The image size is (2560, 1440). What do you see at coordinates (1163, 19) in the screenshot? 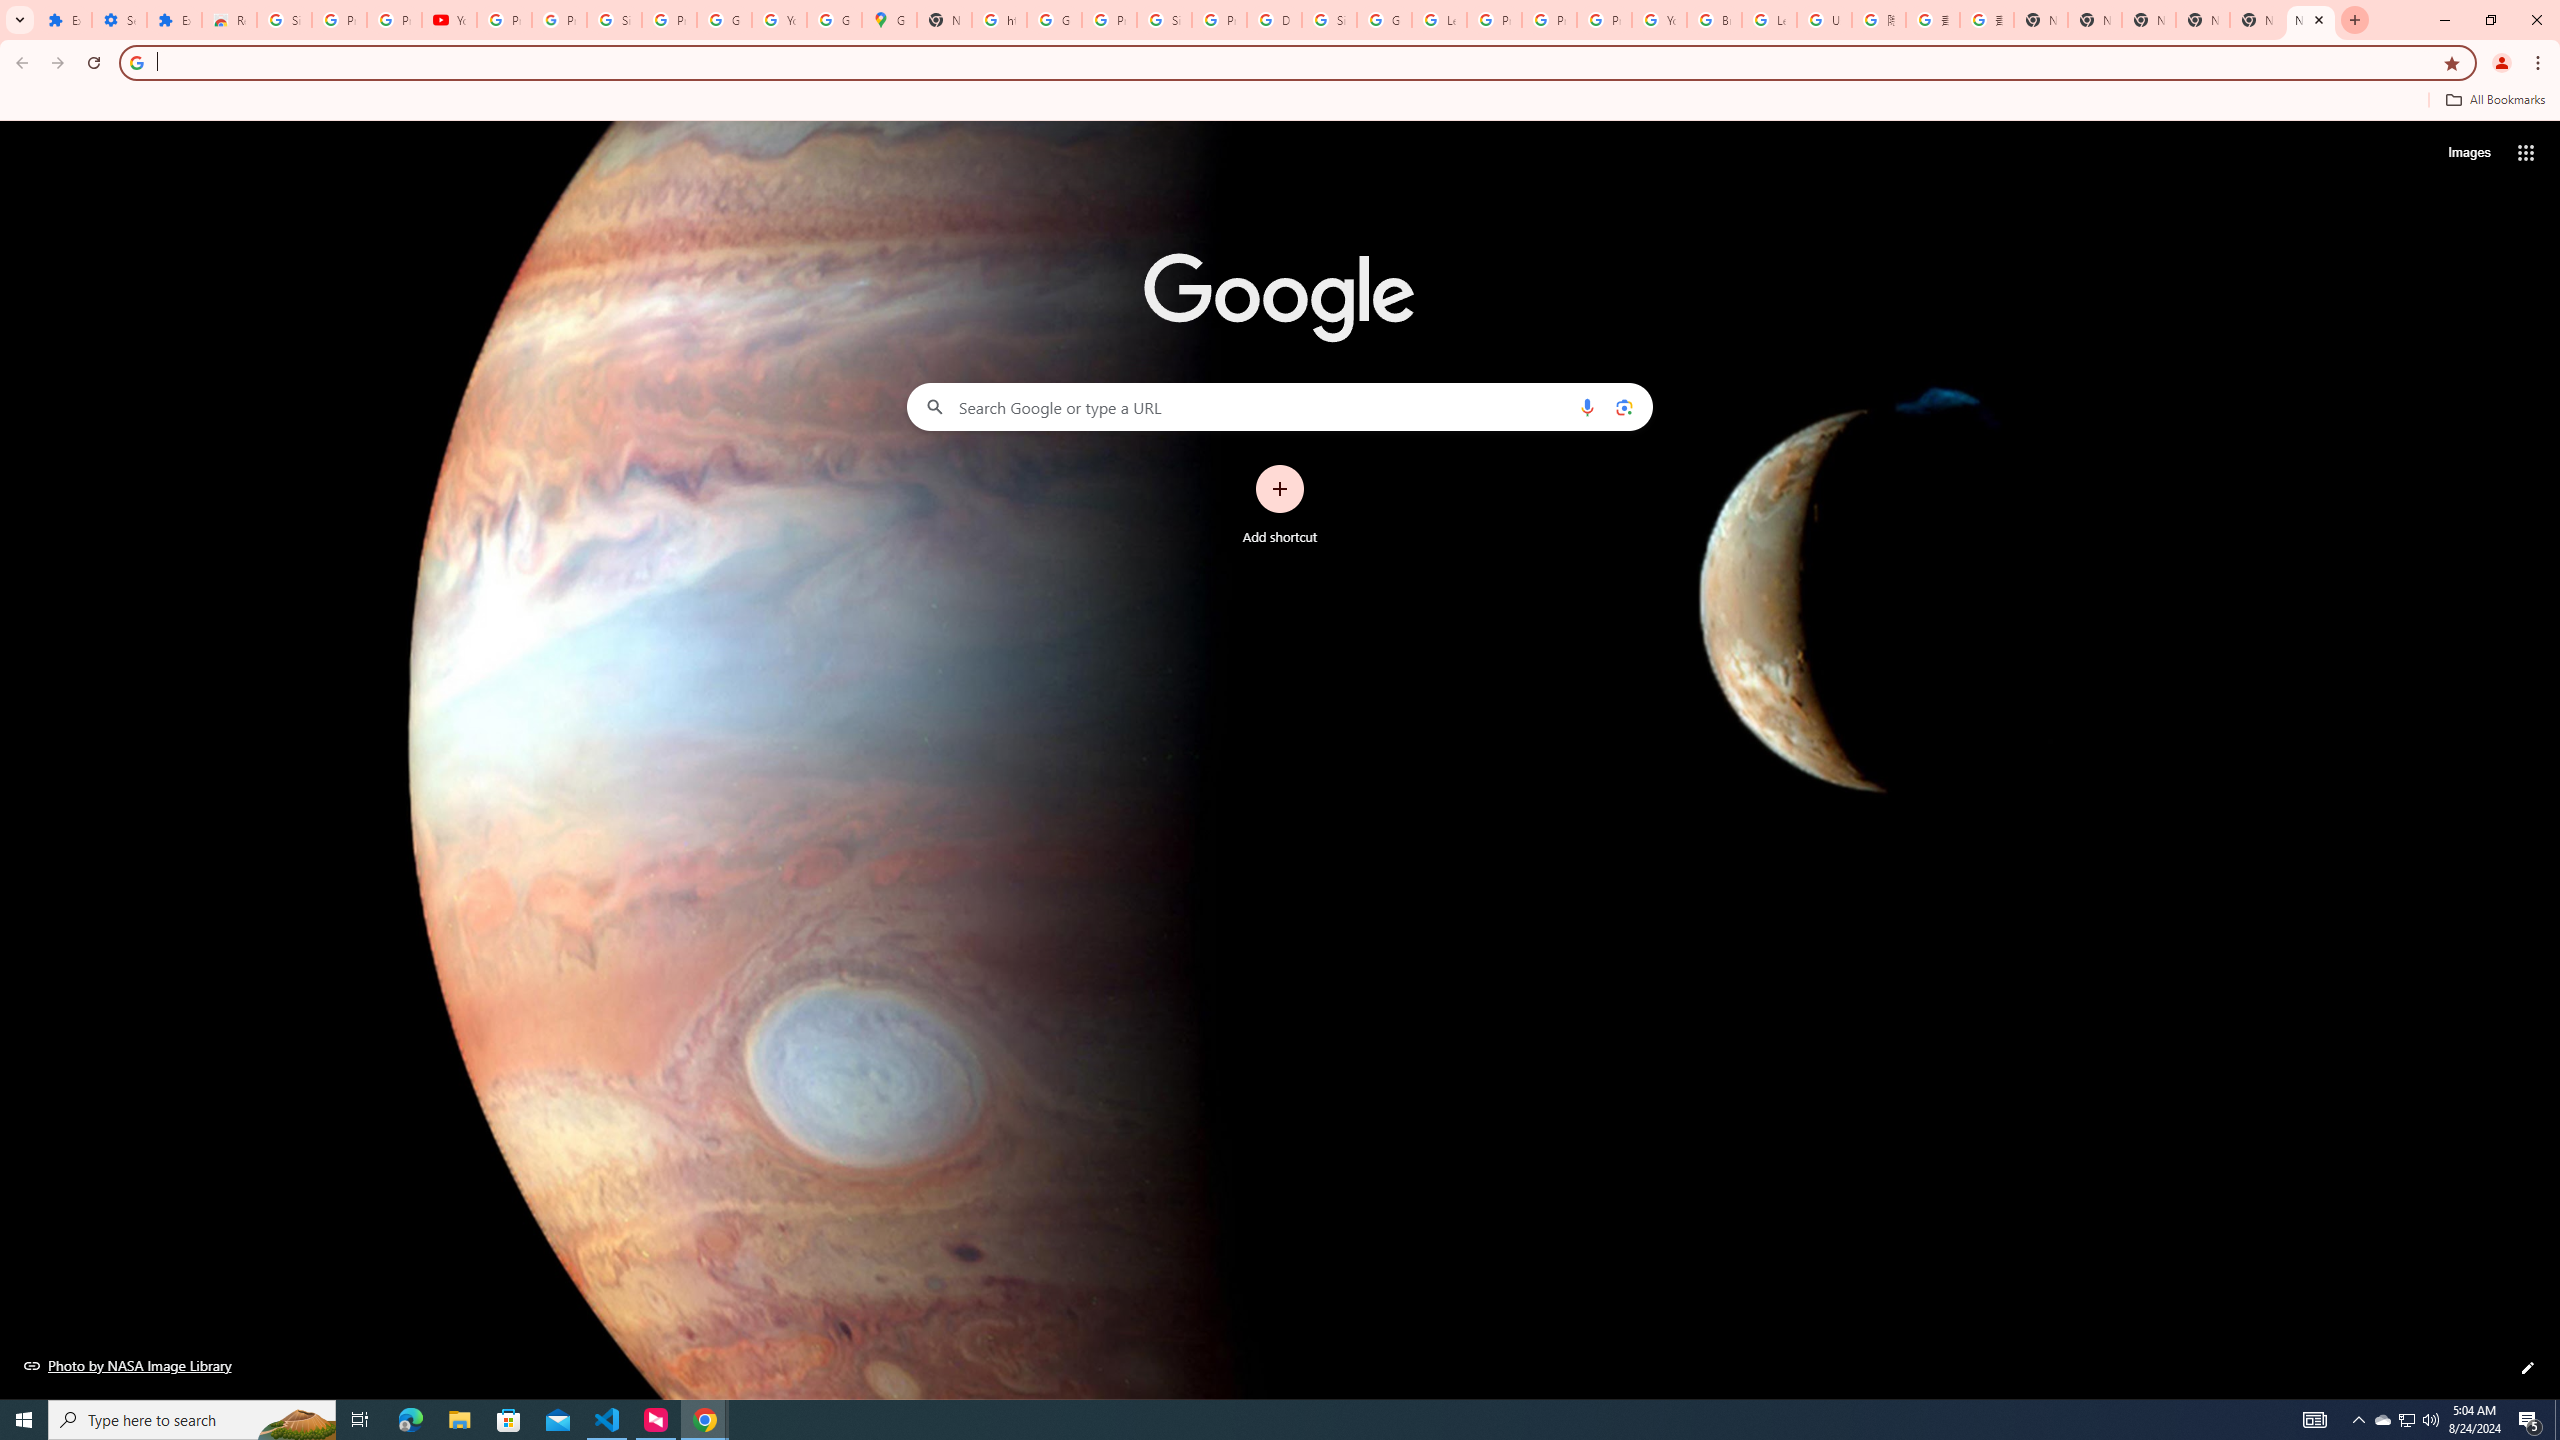
I see `'Sign in - Google Accounts'` at bounding box center [1163, 19].